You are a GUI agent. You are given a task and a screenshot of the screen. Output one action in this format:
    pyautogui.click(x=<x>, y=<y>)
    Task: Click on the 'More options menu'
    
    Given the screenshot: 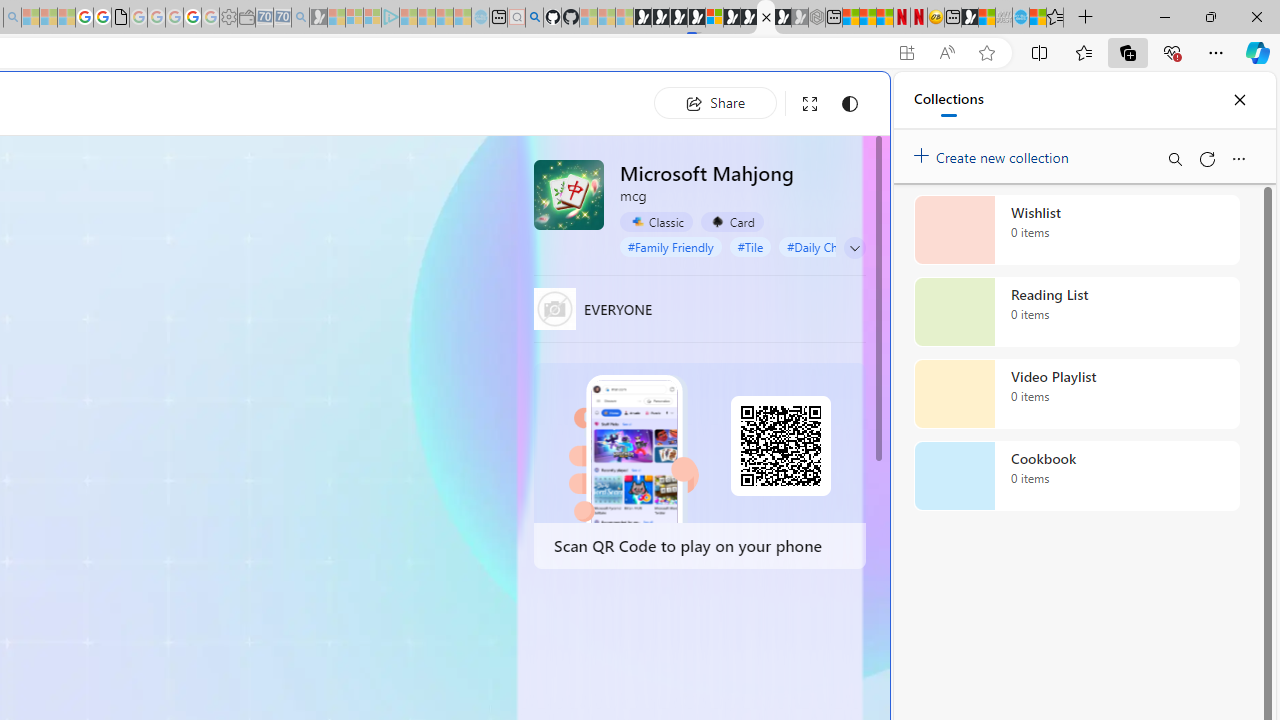 What is the action you would take?
    pyautogui.click(x=1237, y=158)
    